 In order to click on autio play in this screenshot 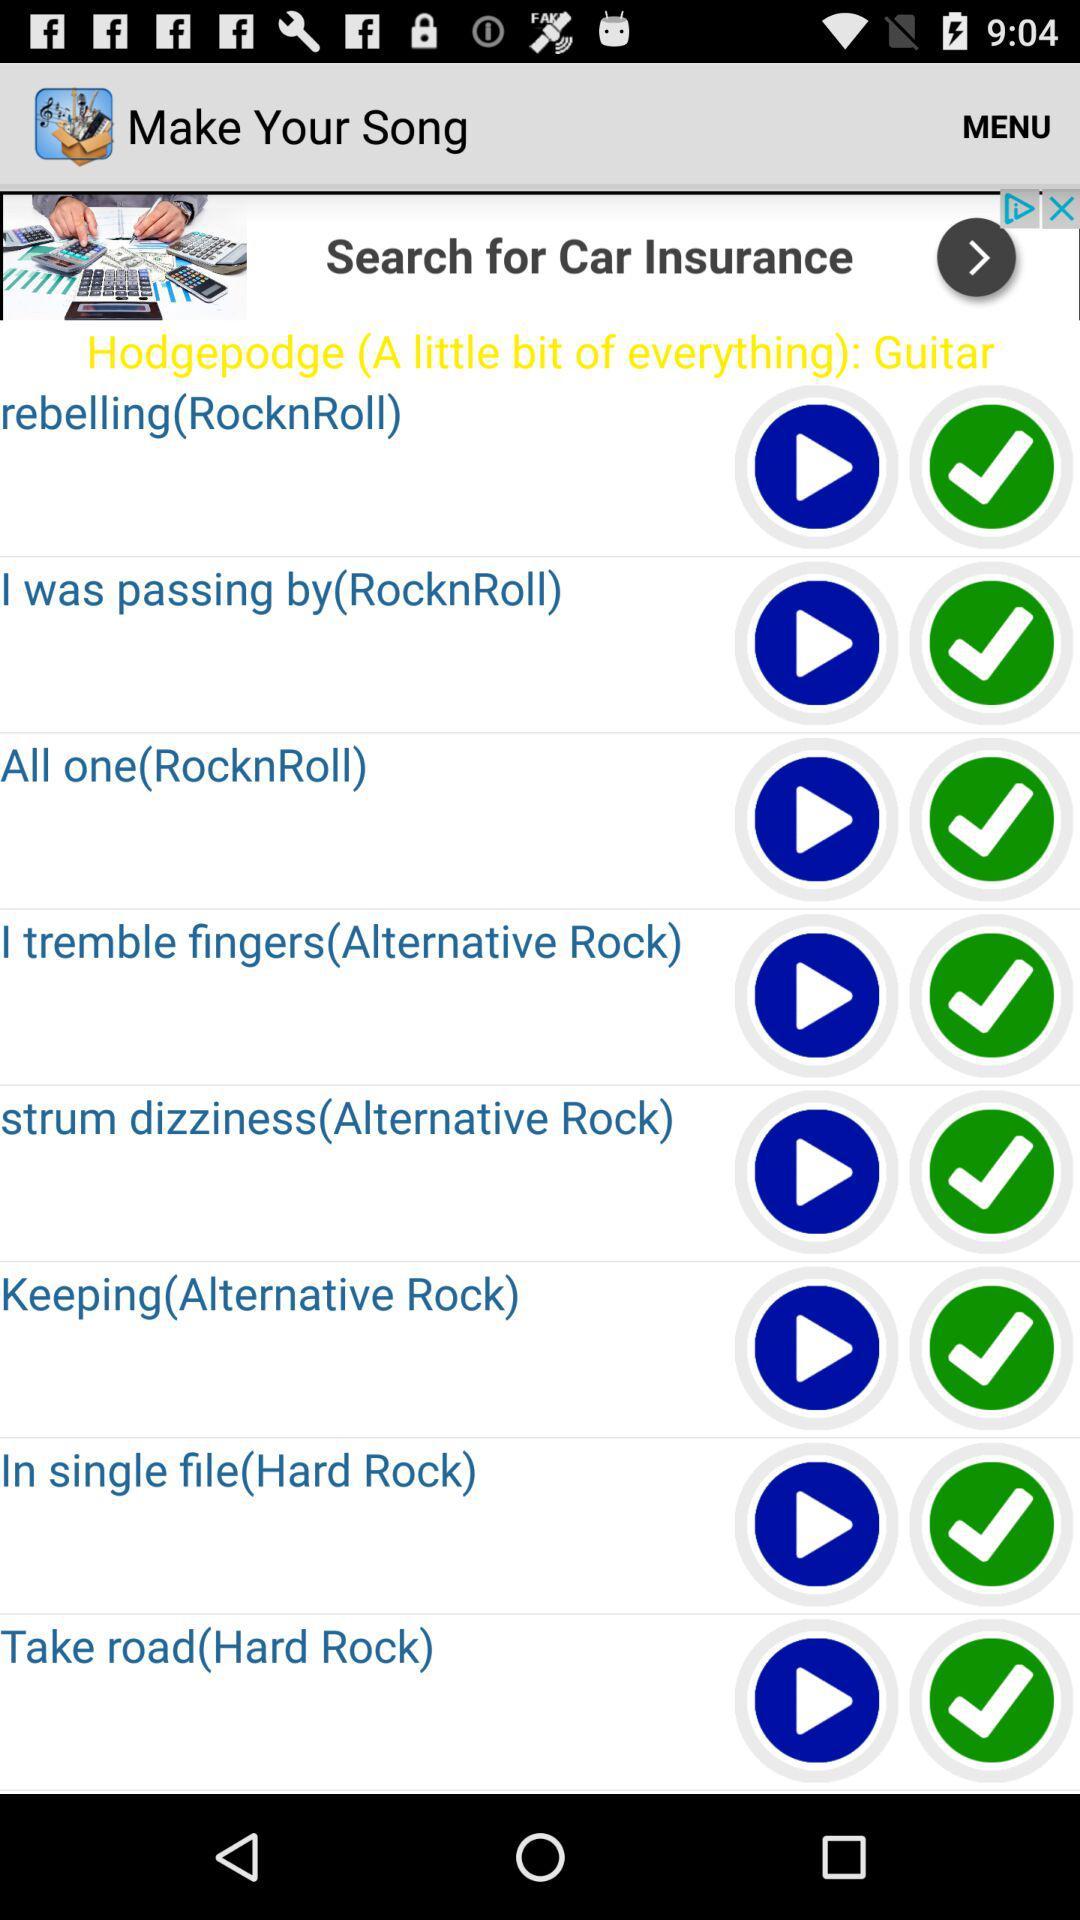, I will do `click(817, 644)`.